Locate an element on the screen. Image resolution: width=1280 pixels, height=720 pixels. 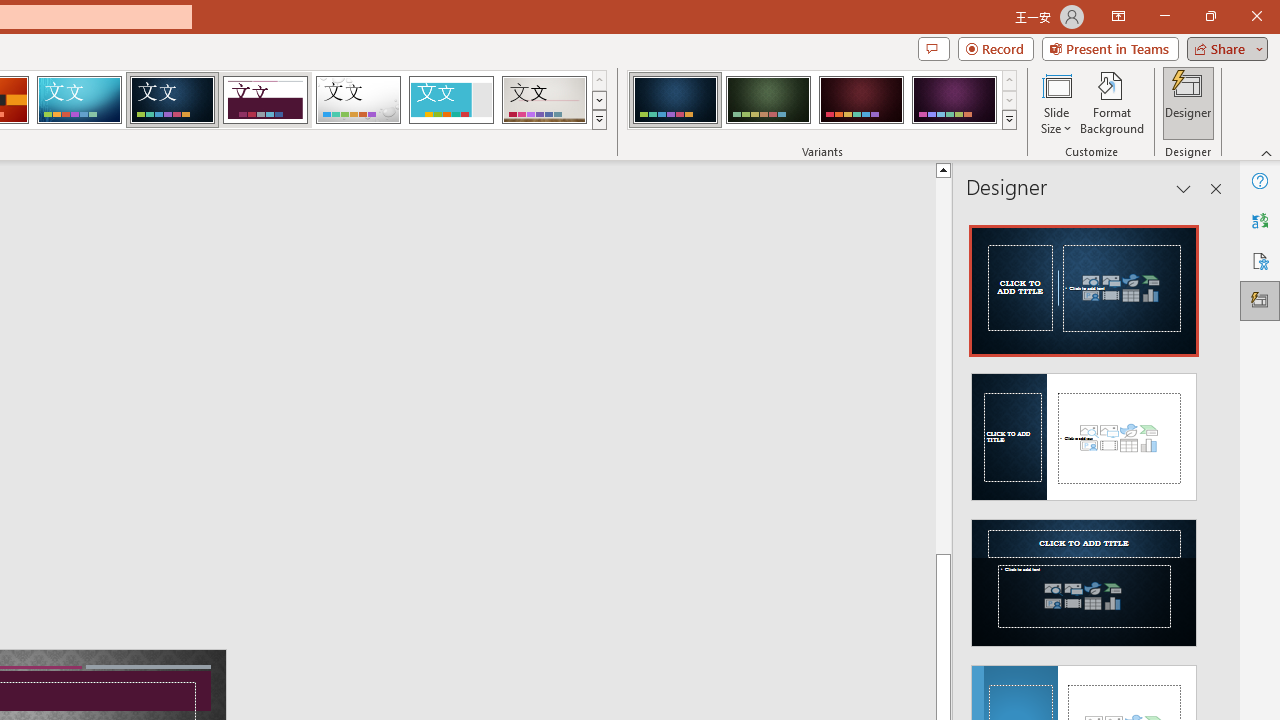
'Task Pane Options' is located at coordinates (1184, 189).